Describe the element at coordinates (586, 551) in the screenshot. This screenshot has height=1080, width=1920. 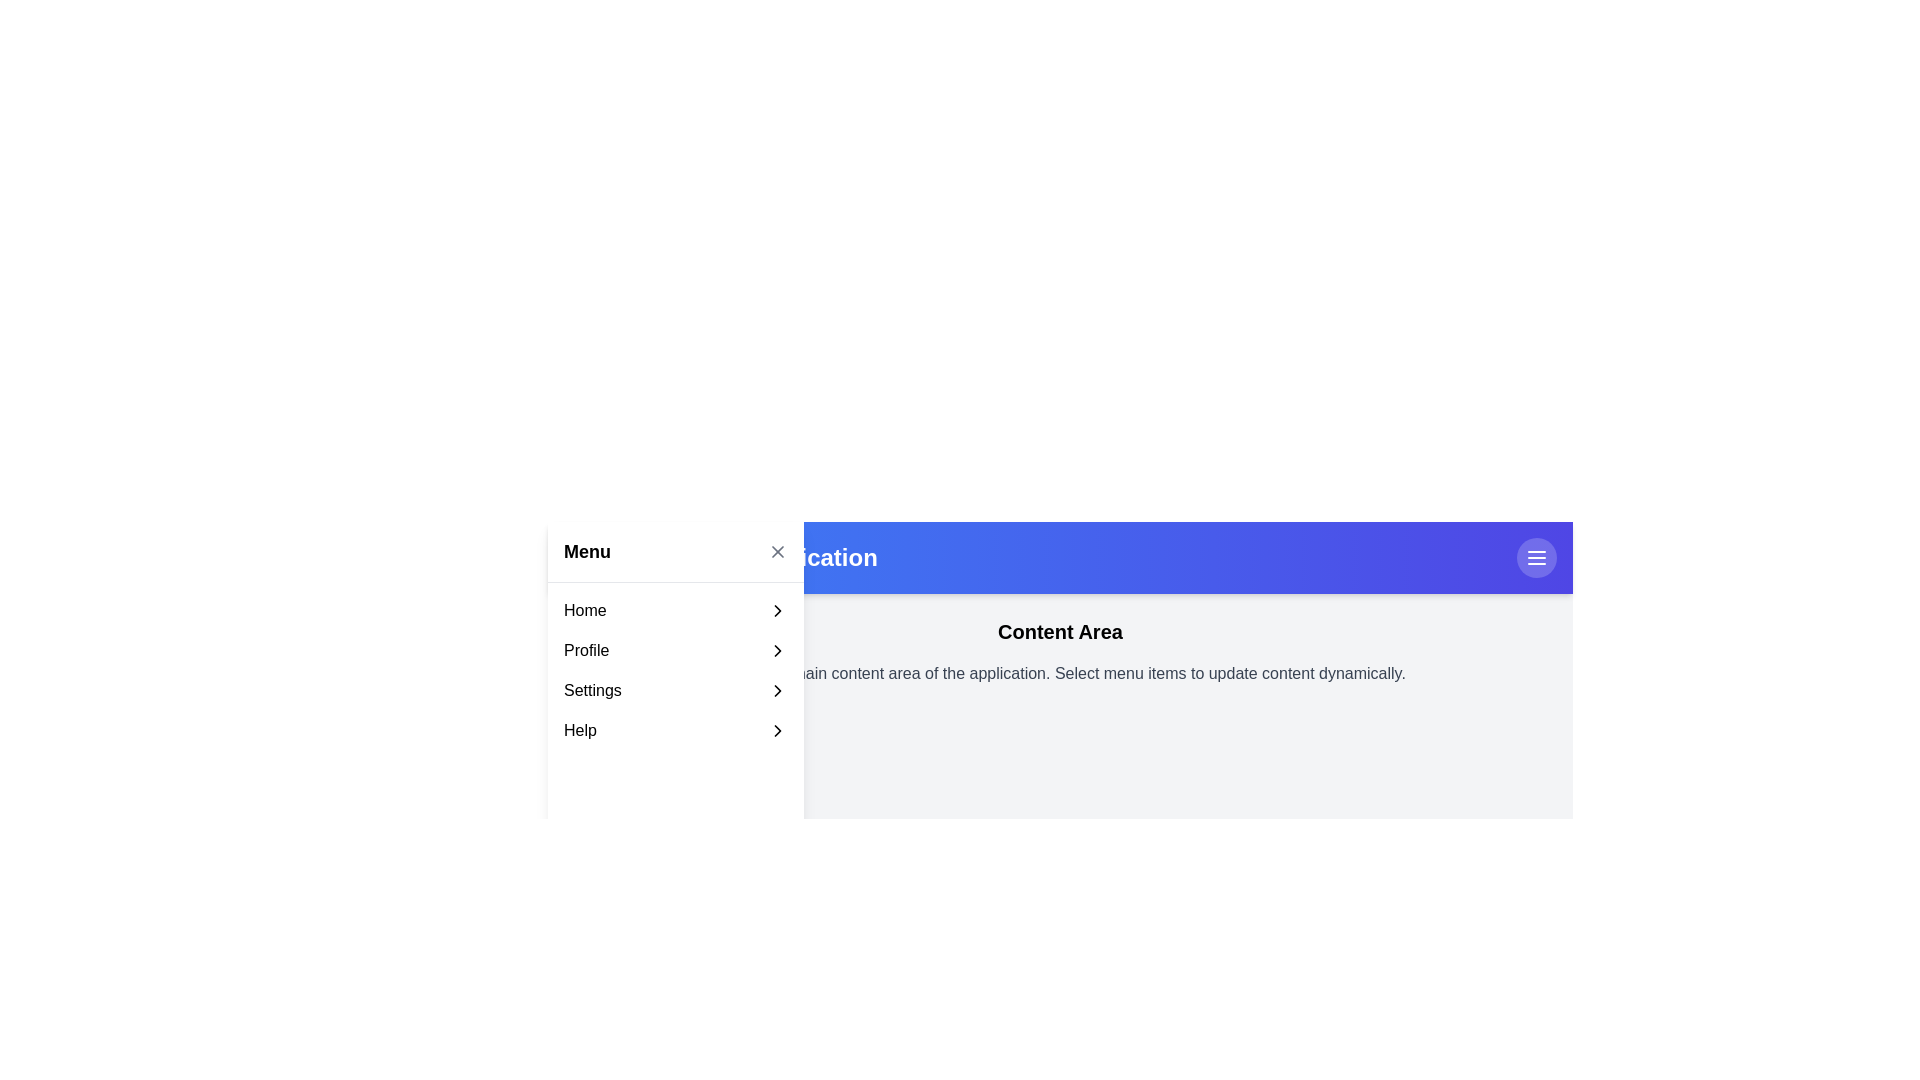
I see `the static text label displaying 'Menu' in bold font located in the top-left section of the viewport within the navigation bar` at that location.